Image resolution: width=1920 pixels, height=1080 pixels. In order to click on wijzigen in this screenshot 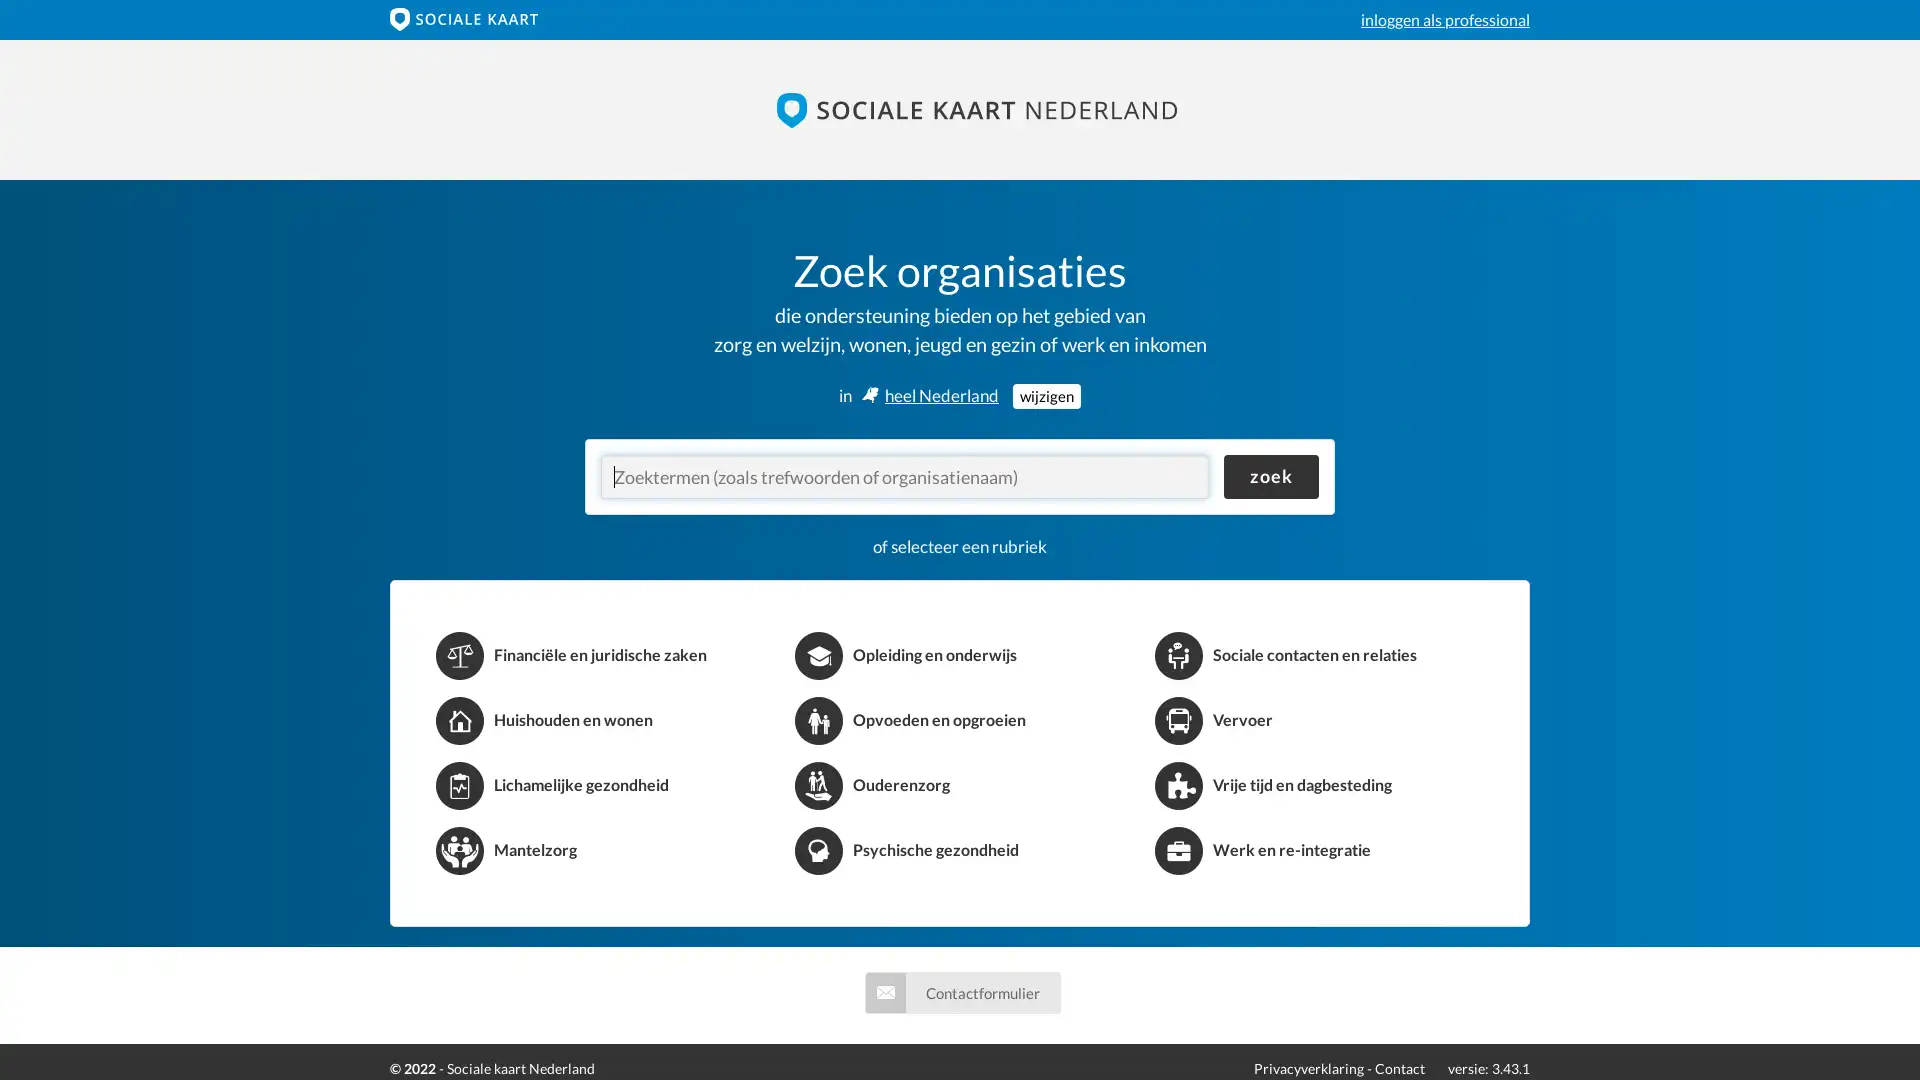, I will do `click(1045, 395)`.